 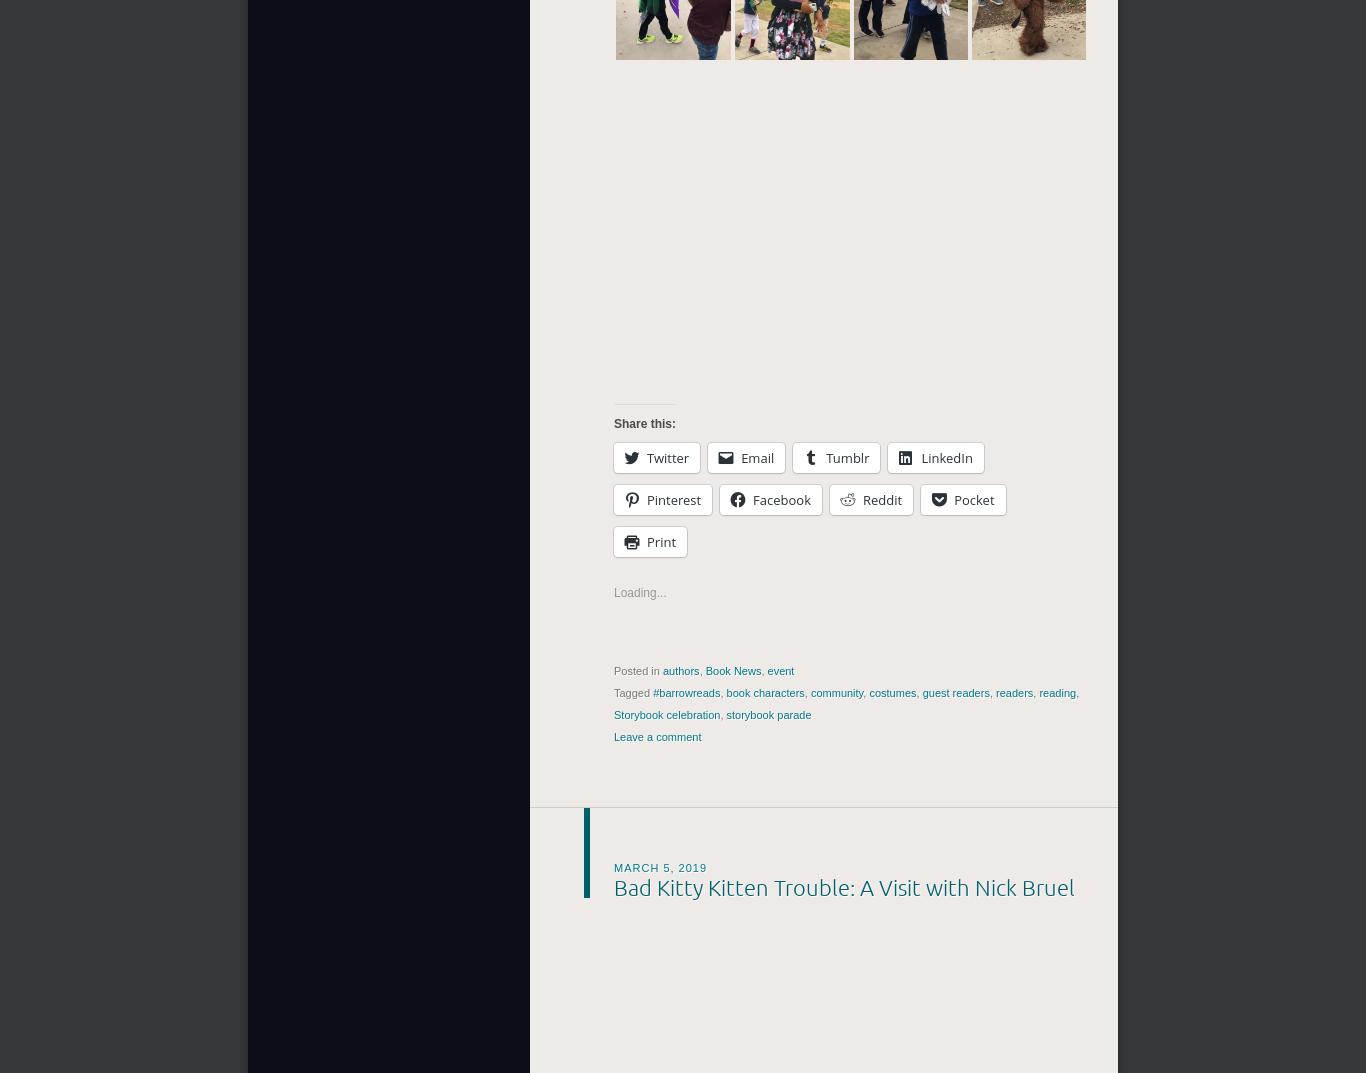 I want to click on 'Share this:', so click(x=644, y=422).